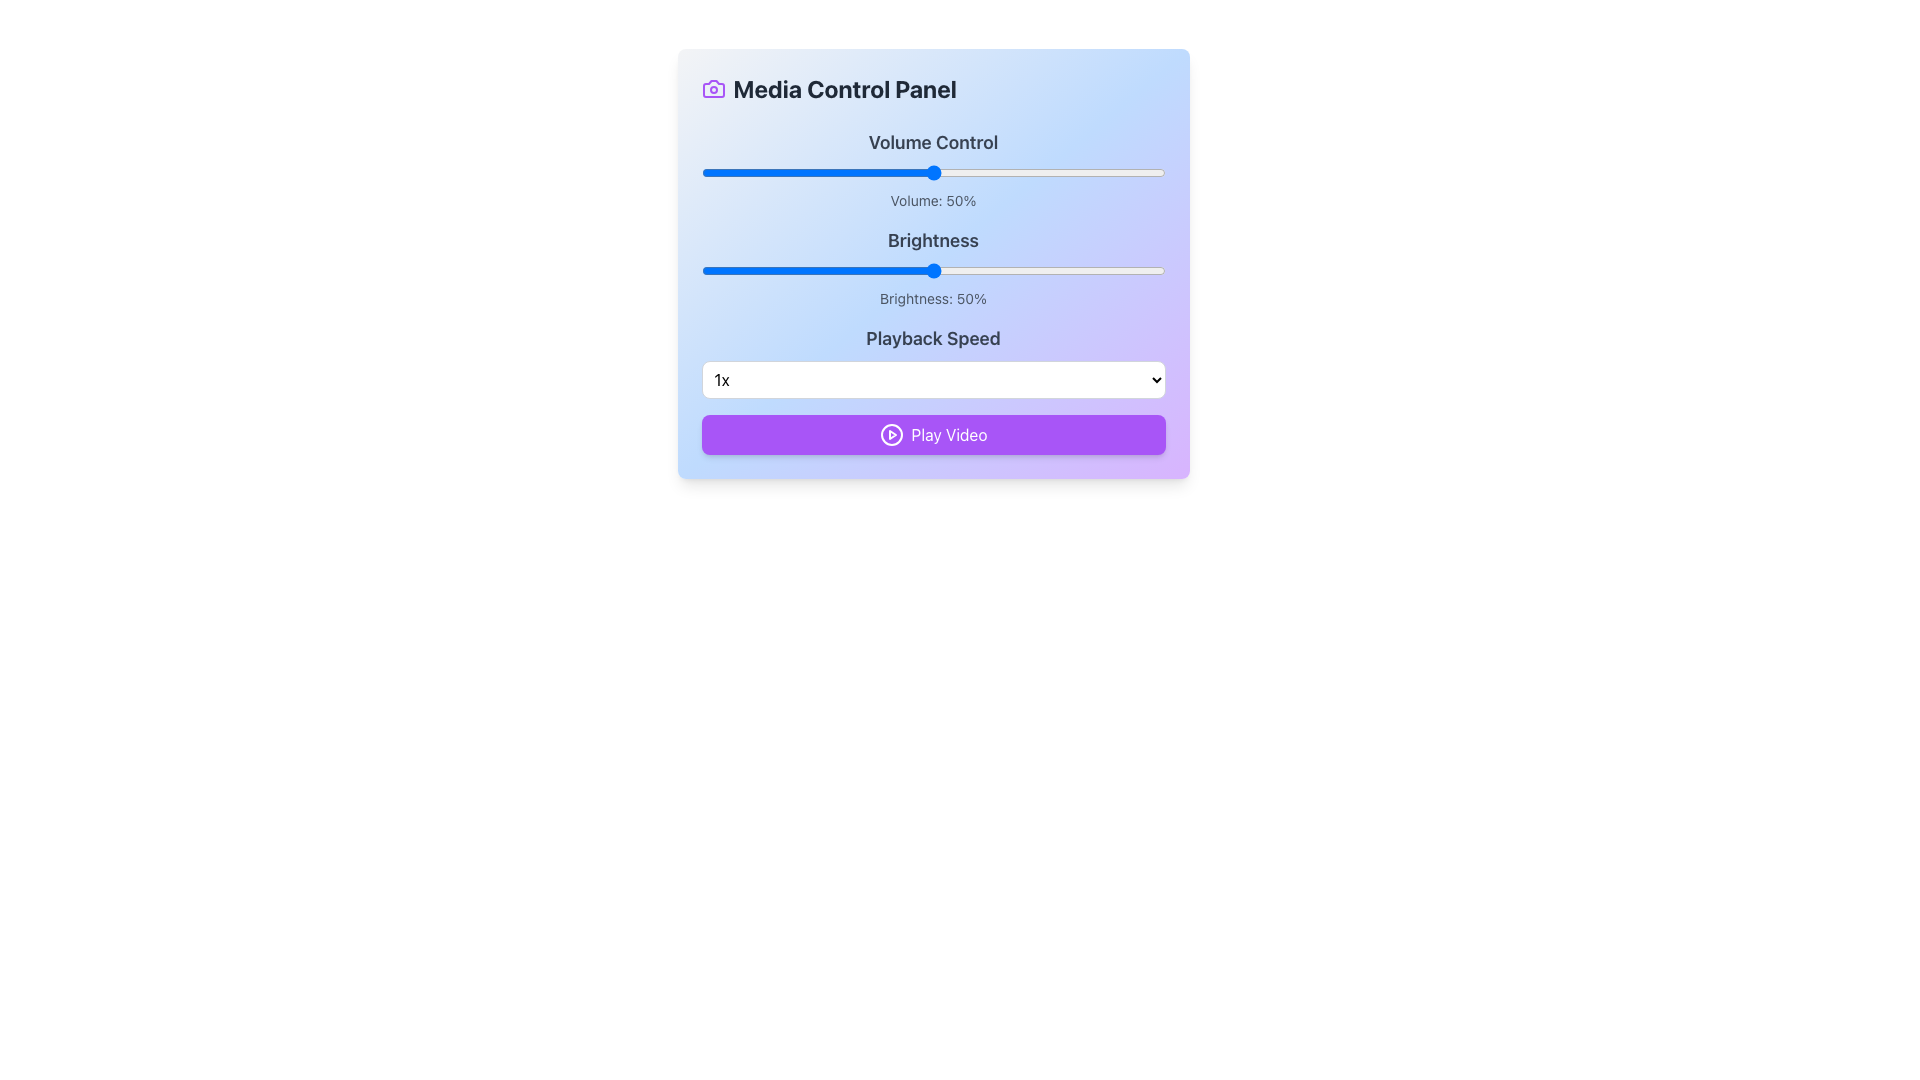  Describe the element at coordinates (970, 270) in the screenshot. I see `brightness` at that location.